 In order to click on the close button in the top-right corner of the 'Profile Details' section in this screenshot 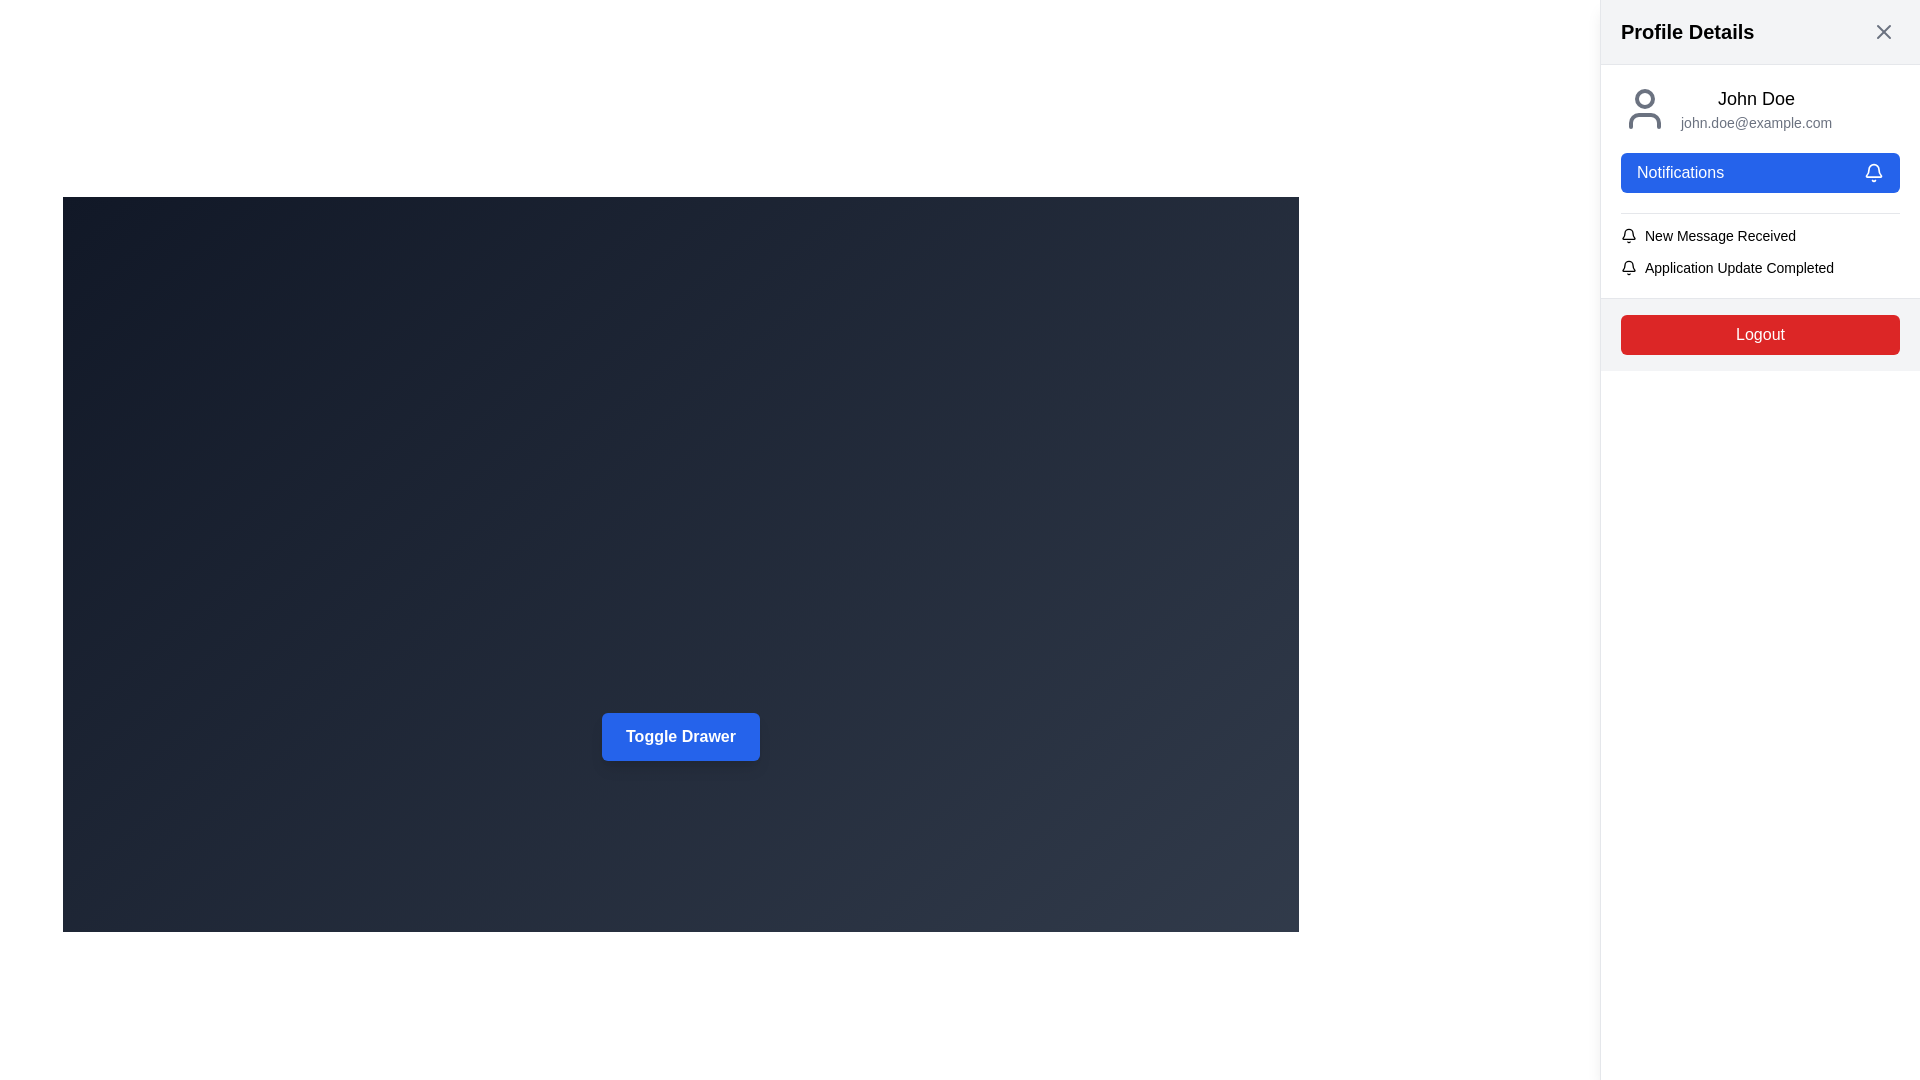, I will do `click(1882, 31)`.